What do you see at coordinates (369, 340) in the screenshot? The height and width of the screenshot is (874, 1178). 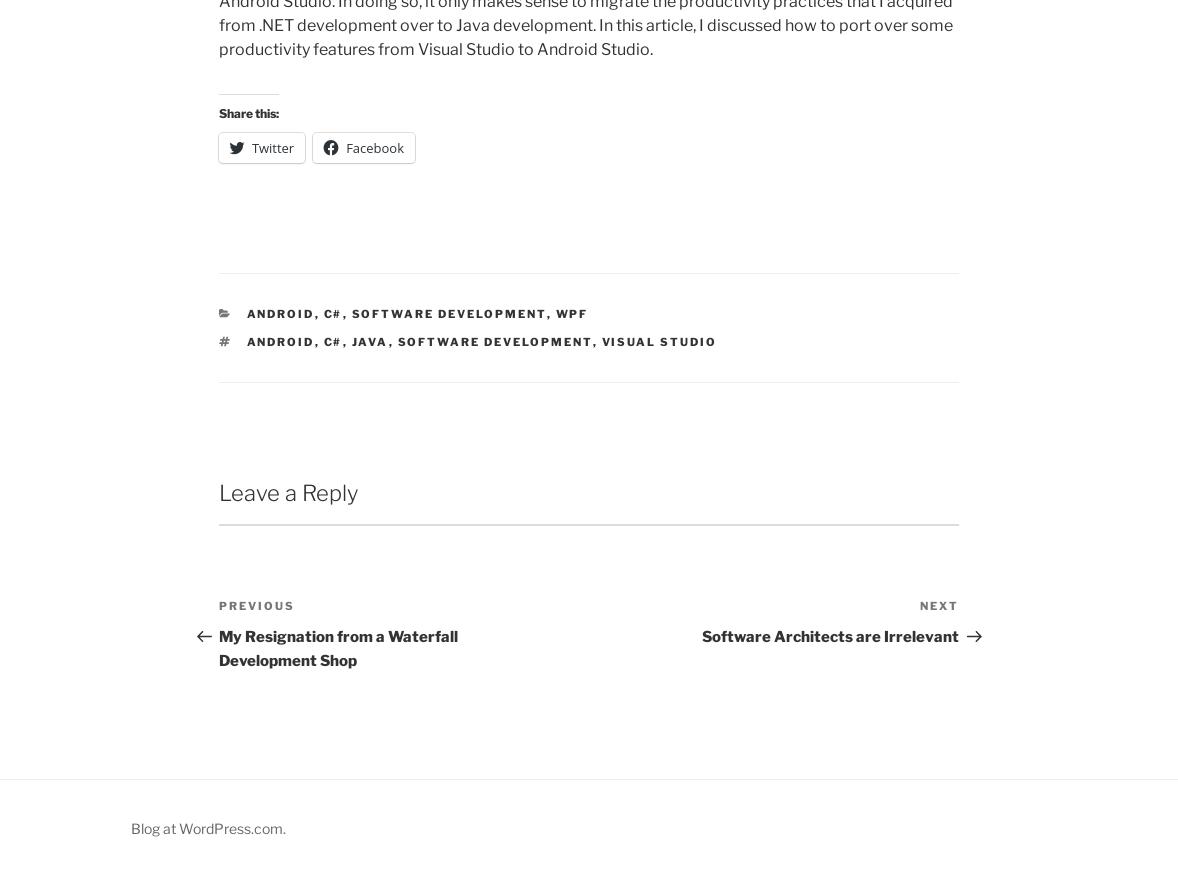 I see `'Java'` at bounding box center [369, 340].